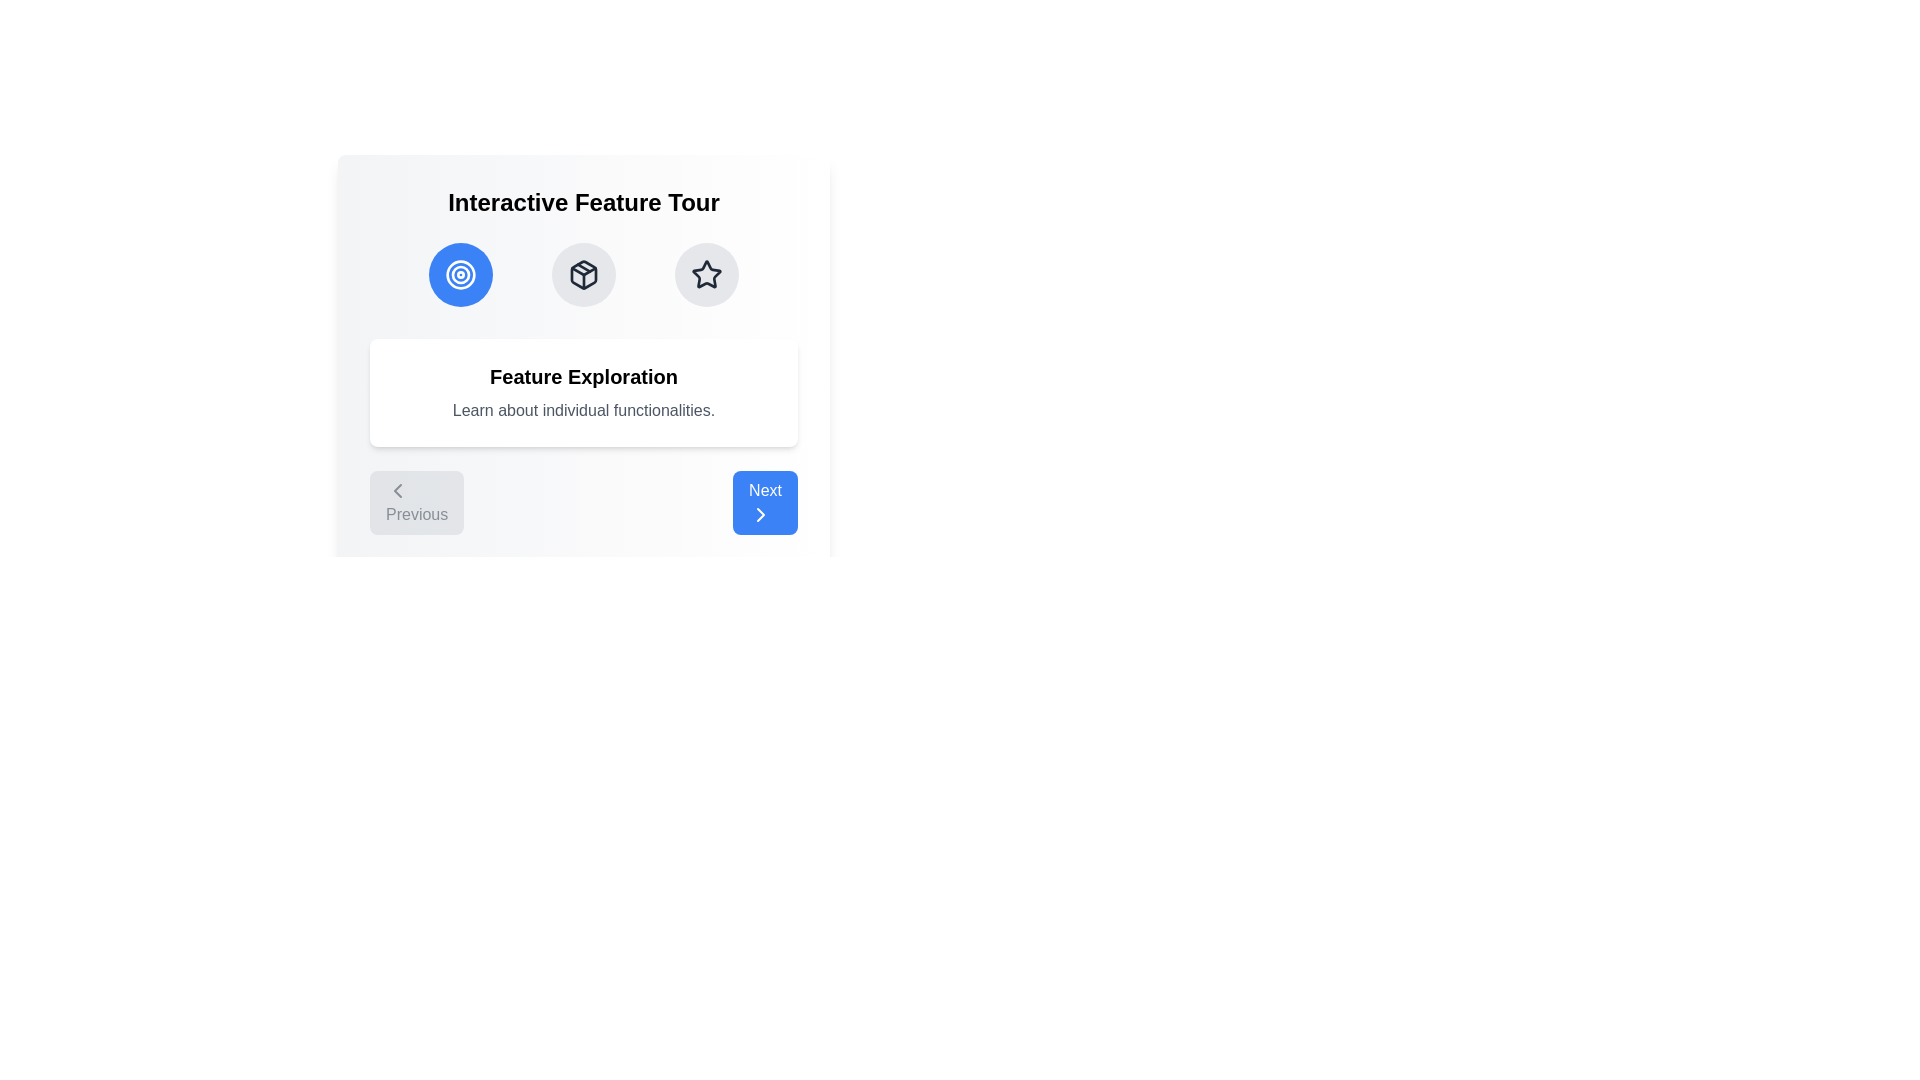  Describe the element at coordinates (760, 514) in the screenshot. I see `the right-pointing chevron icon within the 'Next' button, which is styled in blue and white and located at the bottom-right corner of the interface` at that location.